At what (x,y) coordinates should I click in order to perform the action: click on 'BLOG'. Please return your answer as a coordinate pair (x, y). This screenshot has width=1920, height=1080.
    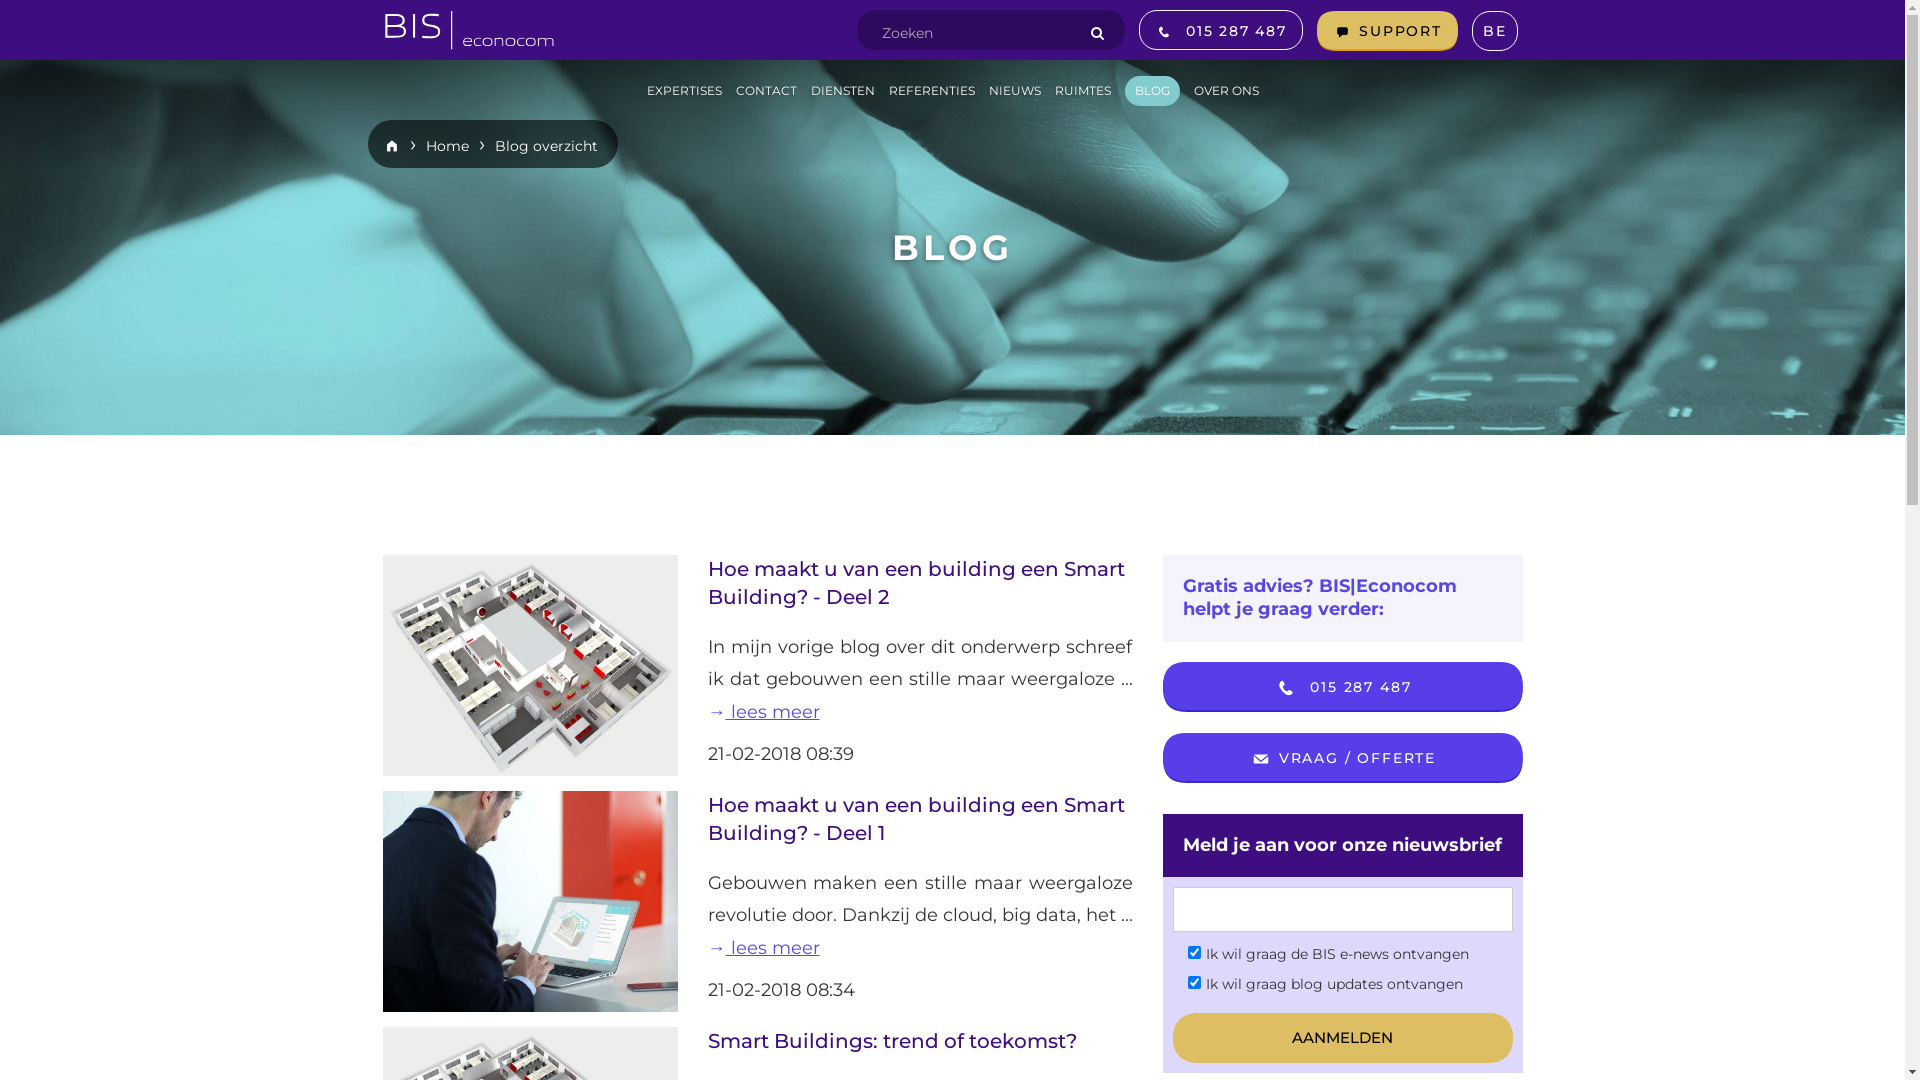
    Looking at the image, I should click on (1123, 91).